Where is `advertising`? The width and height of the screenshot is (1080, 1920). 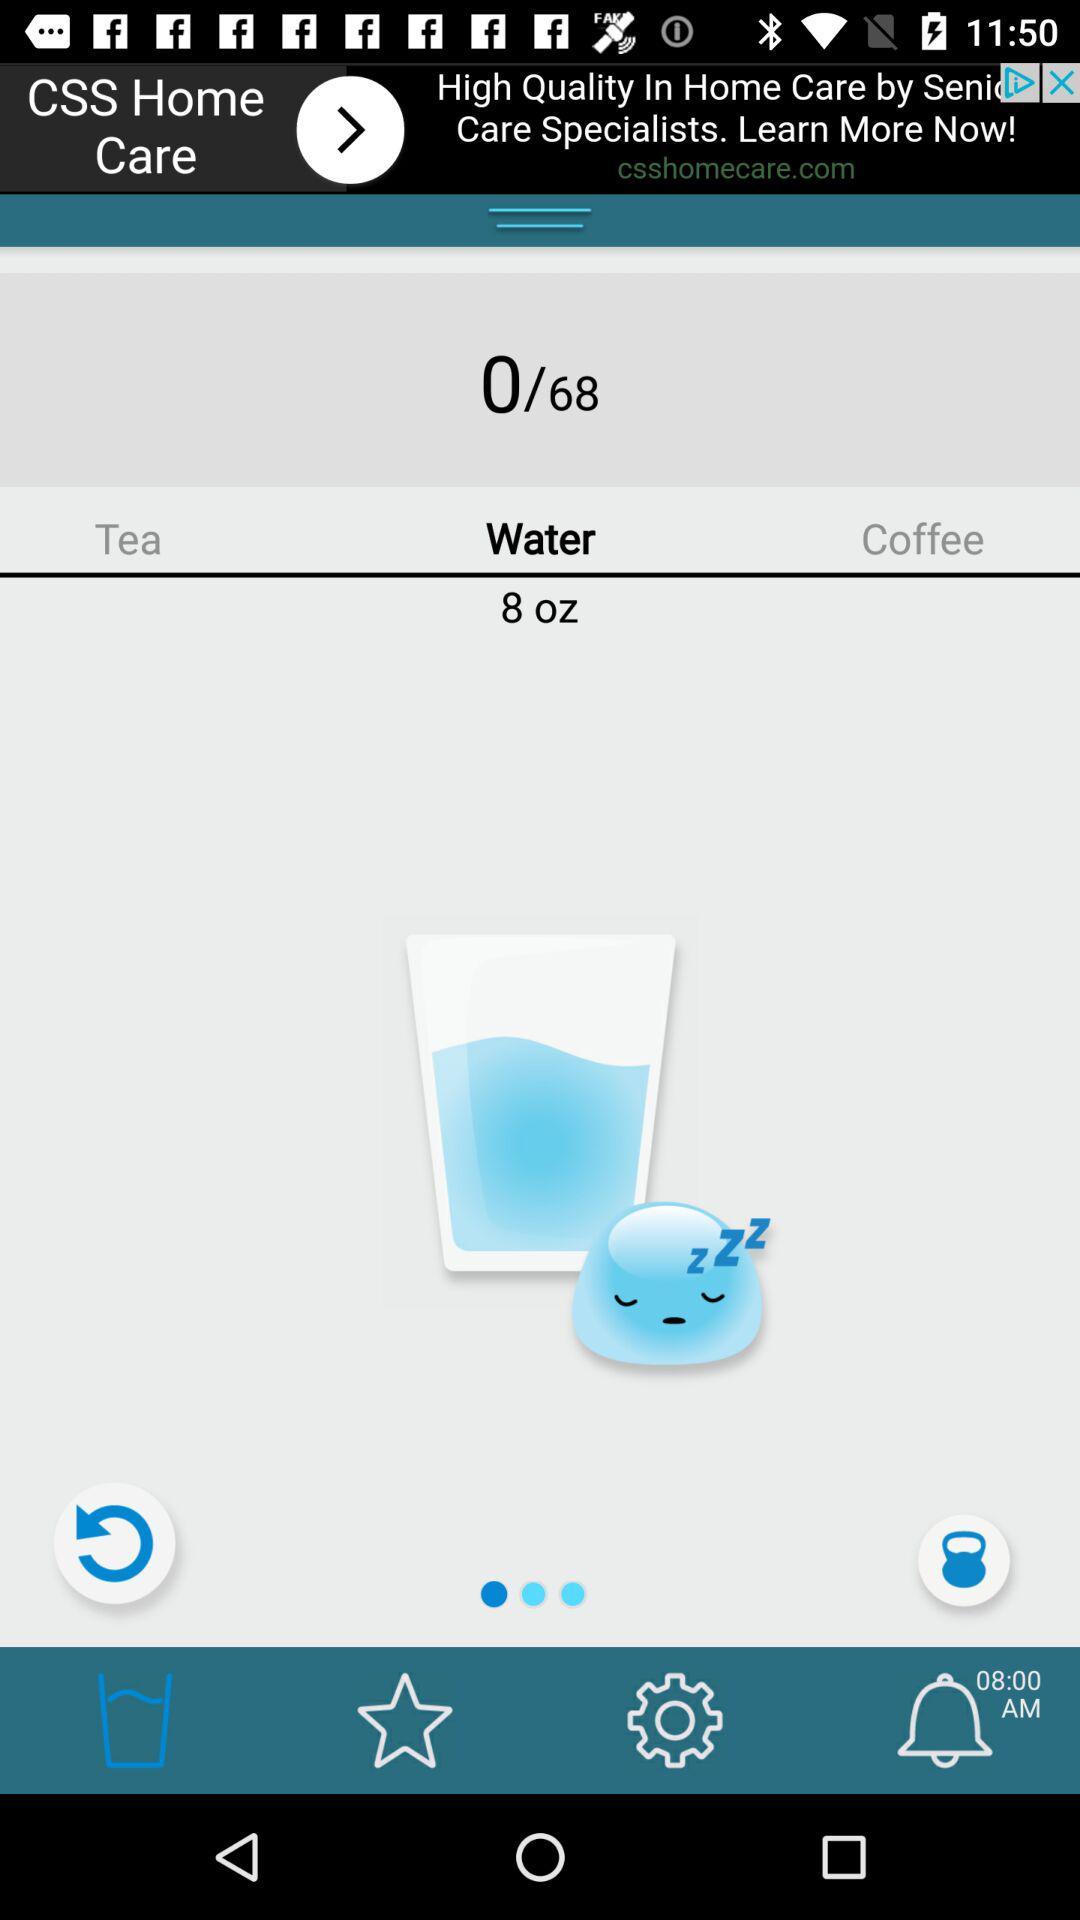
advertising is located at coordinates (540, 127).